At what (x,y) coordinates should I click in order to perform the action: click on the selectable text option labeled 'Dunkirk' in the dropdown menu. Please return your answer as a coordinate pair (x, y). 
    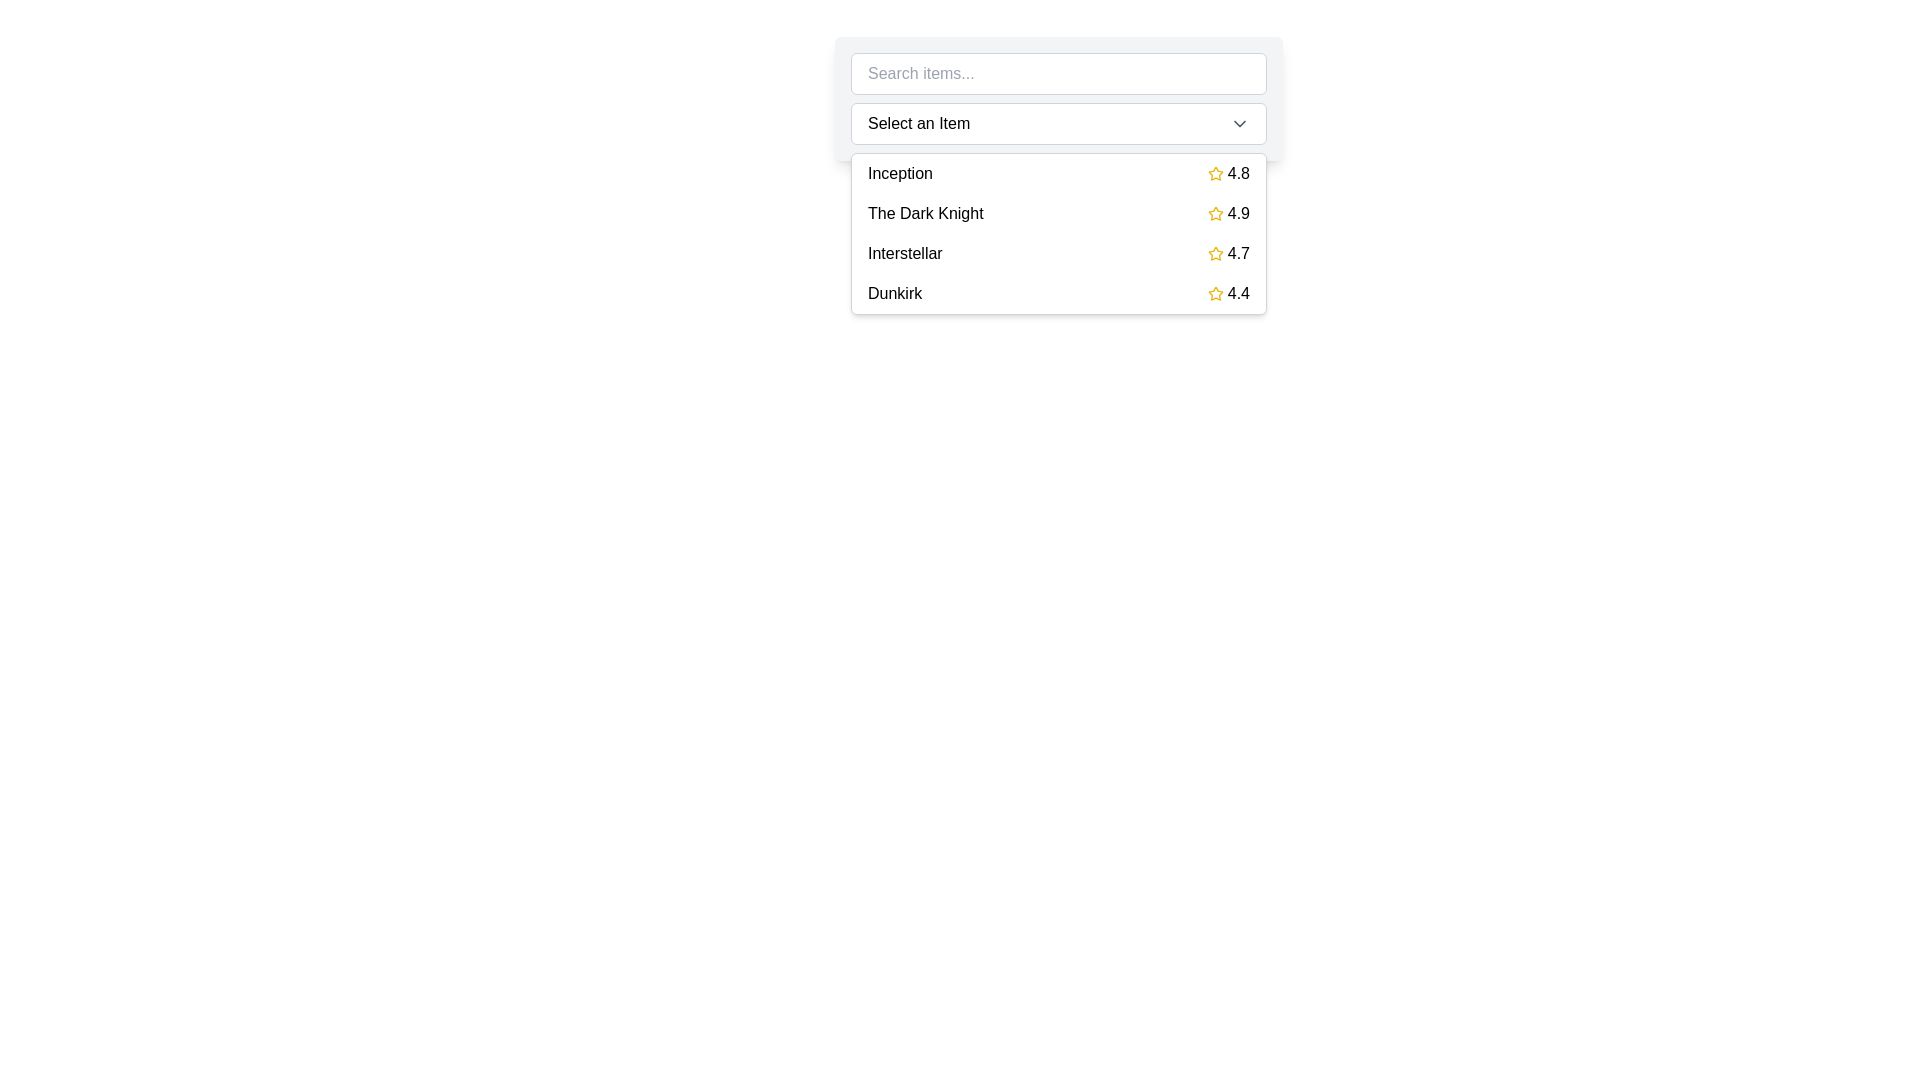
    Looking at the image, I should click on (894, 293).